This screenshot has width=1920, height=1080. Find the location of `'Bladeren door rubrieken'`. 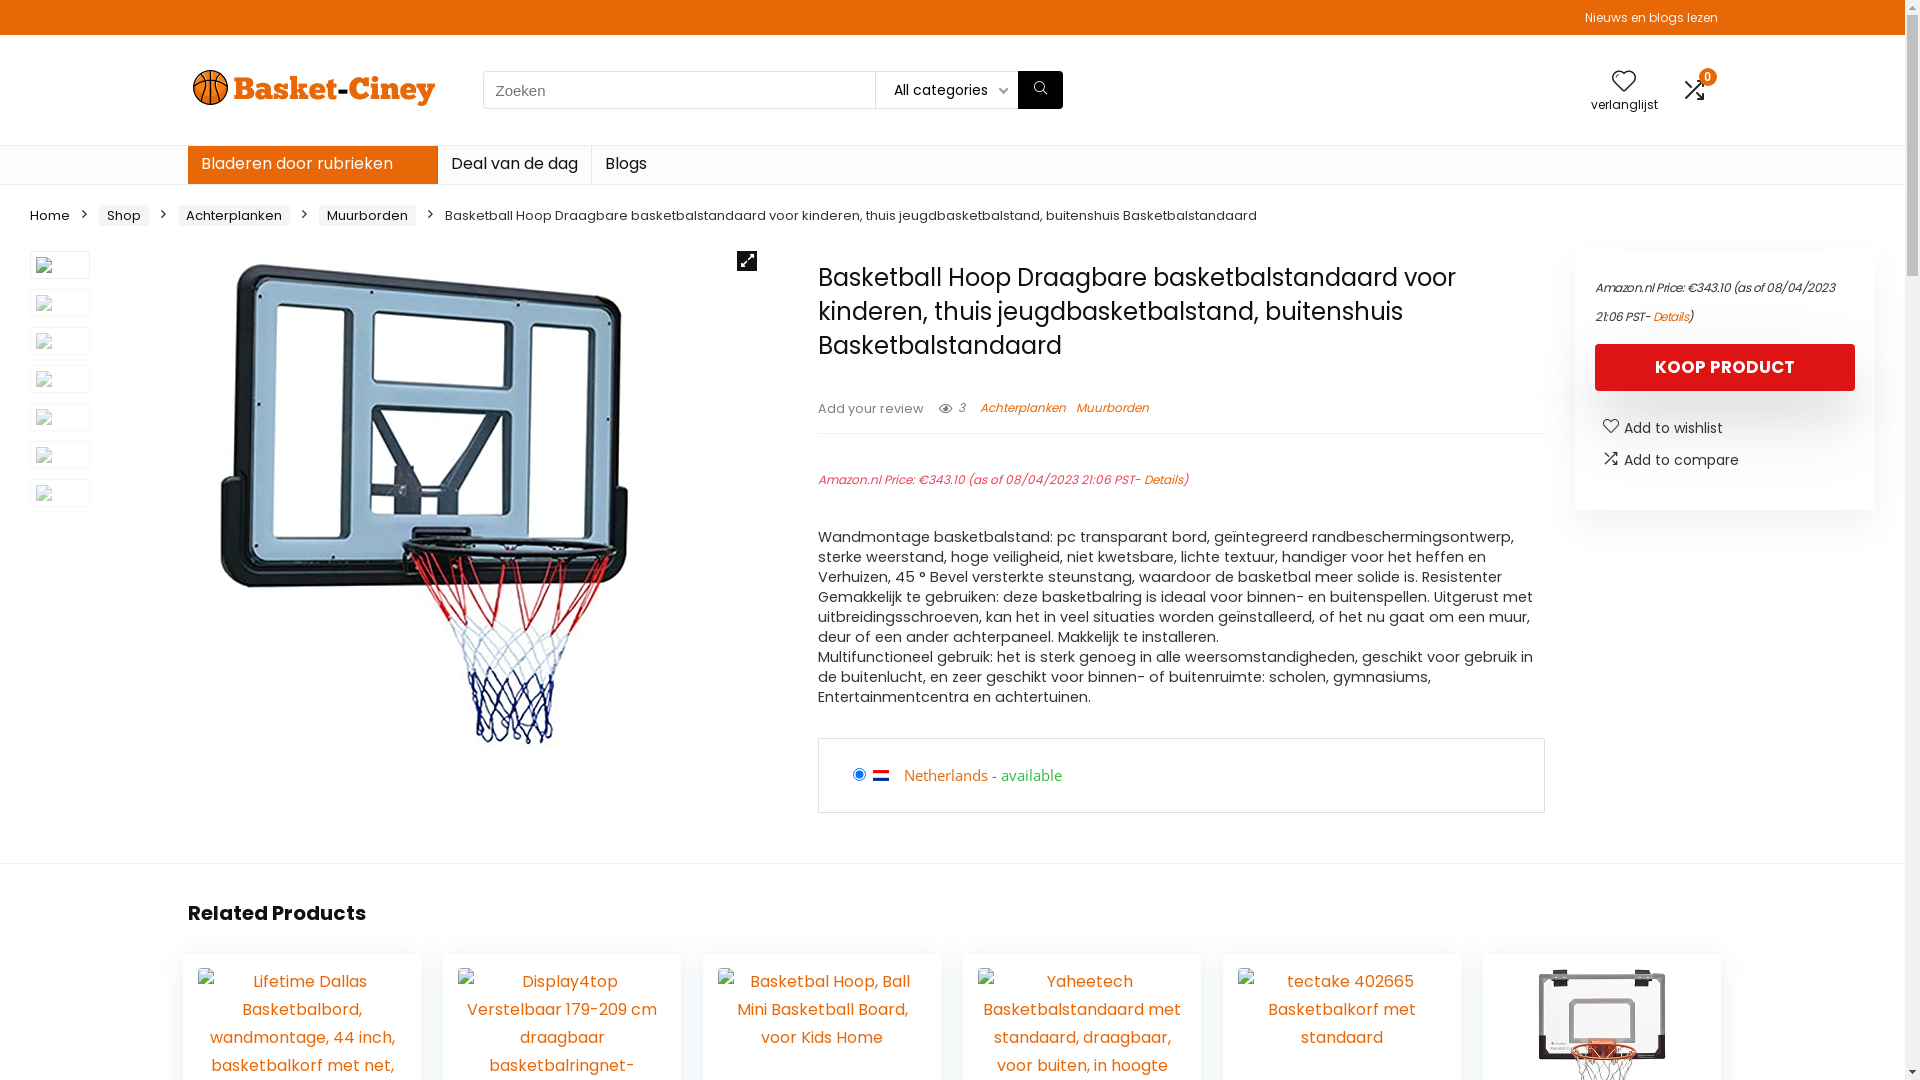

'Bladeren door rubrieken' is located at coordinates (311, 164).